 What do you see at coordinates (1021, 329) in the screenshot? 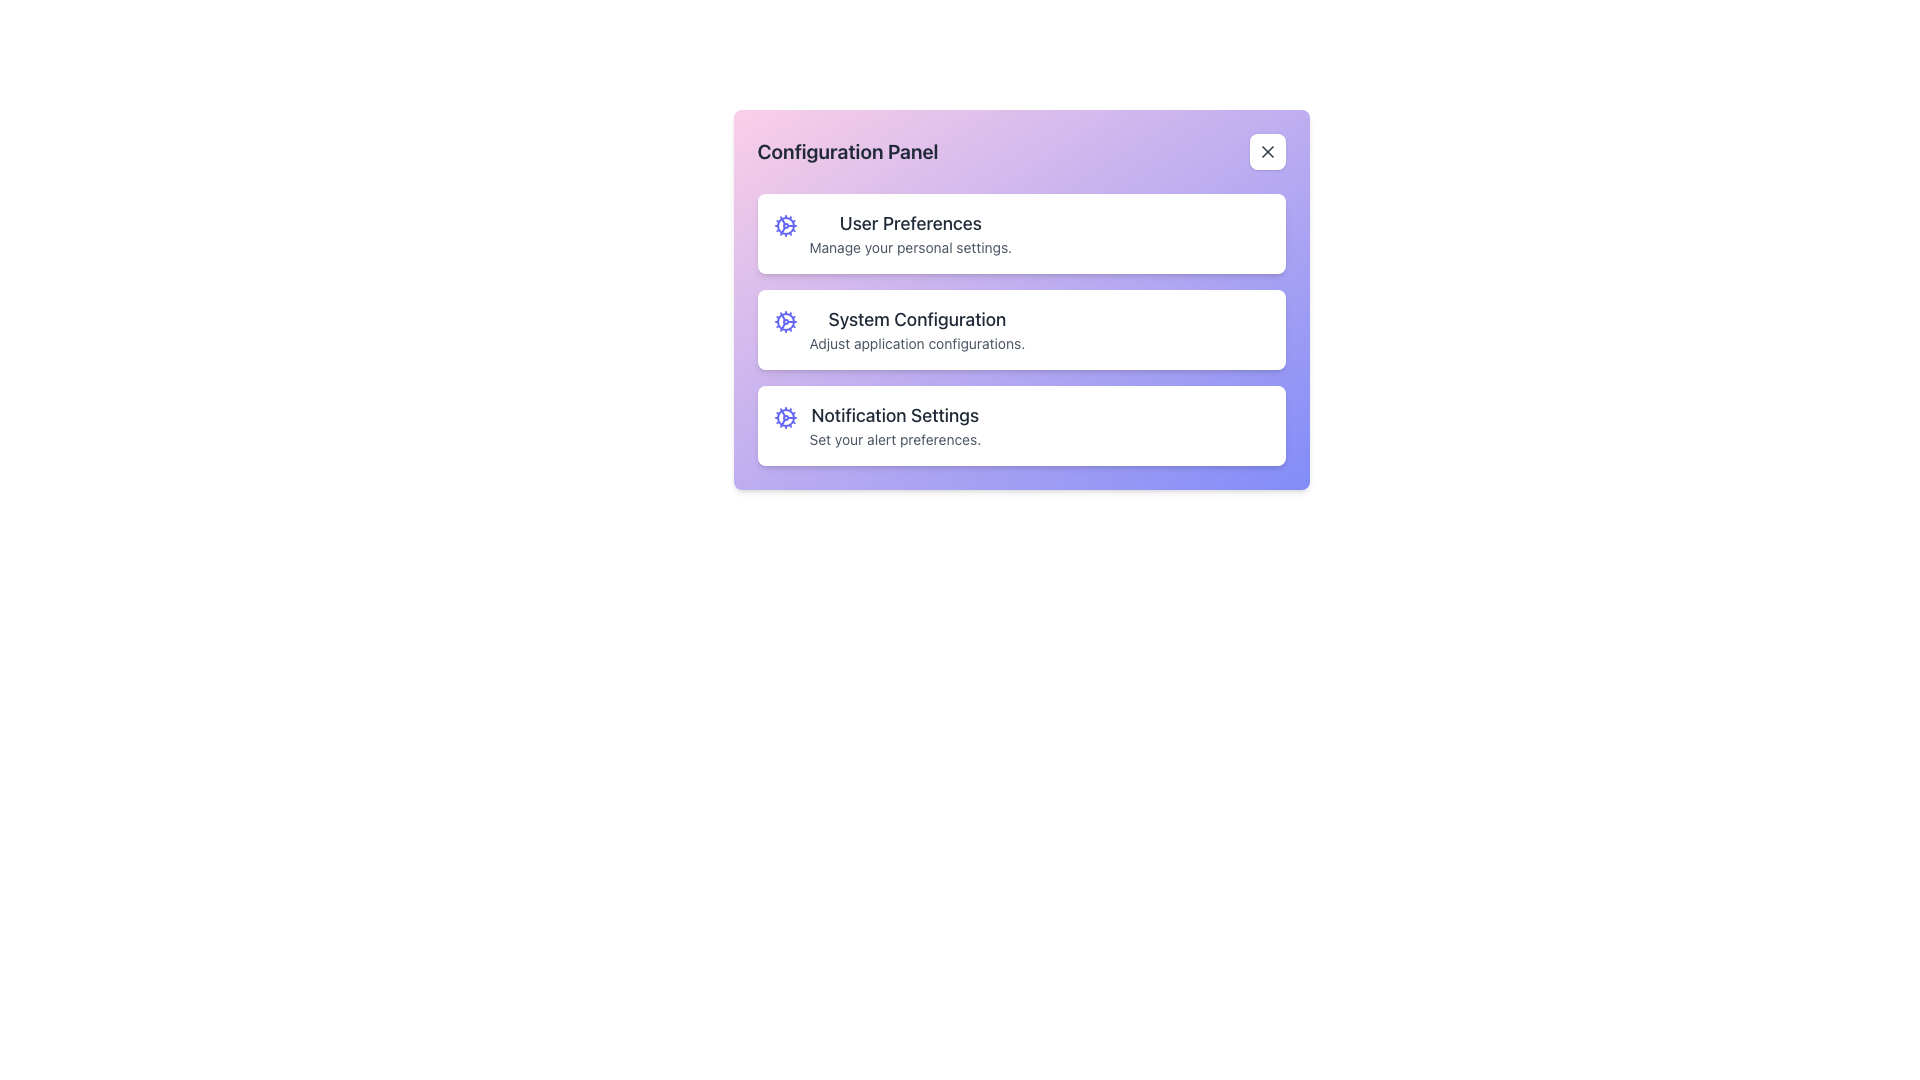
I see `the 'System Configuration' informational card, which is the second card in the vertical stack within the 'Configuration Panel' section` at bounding box center [1021, 329].